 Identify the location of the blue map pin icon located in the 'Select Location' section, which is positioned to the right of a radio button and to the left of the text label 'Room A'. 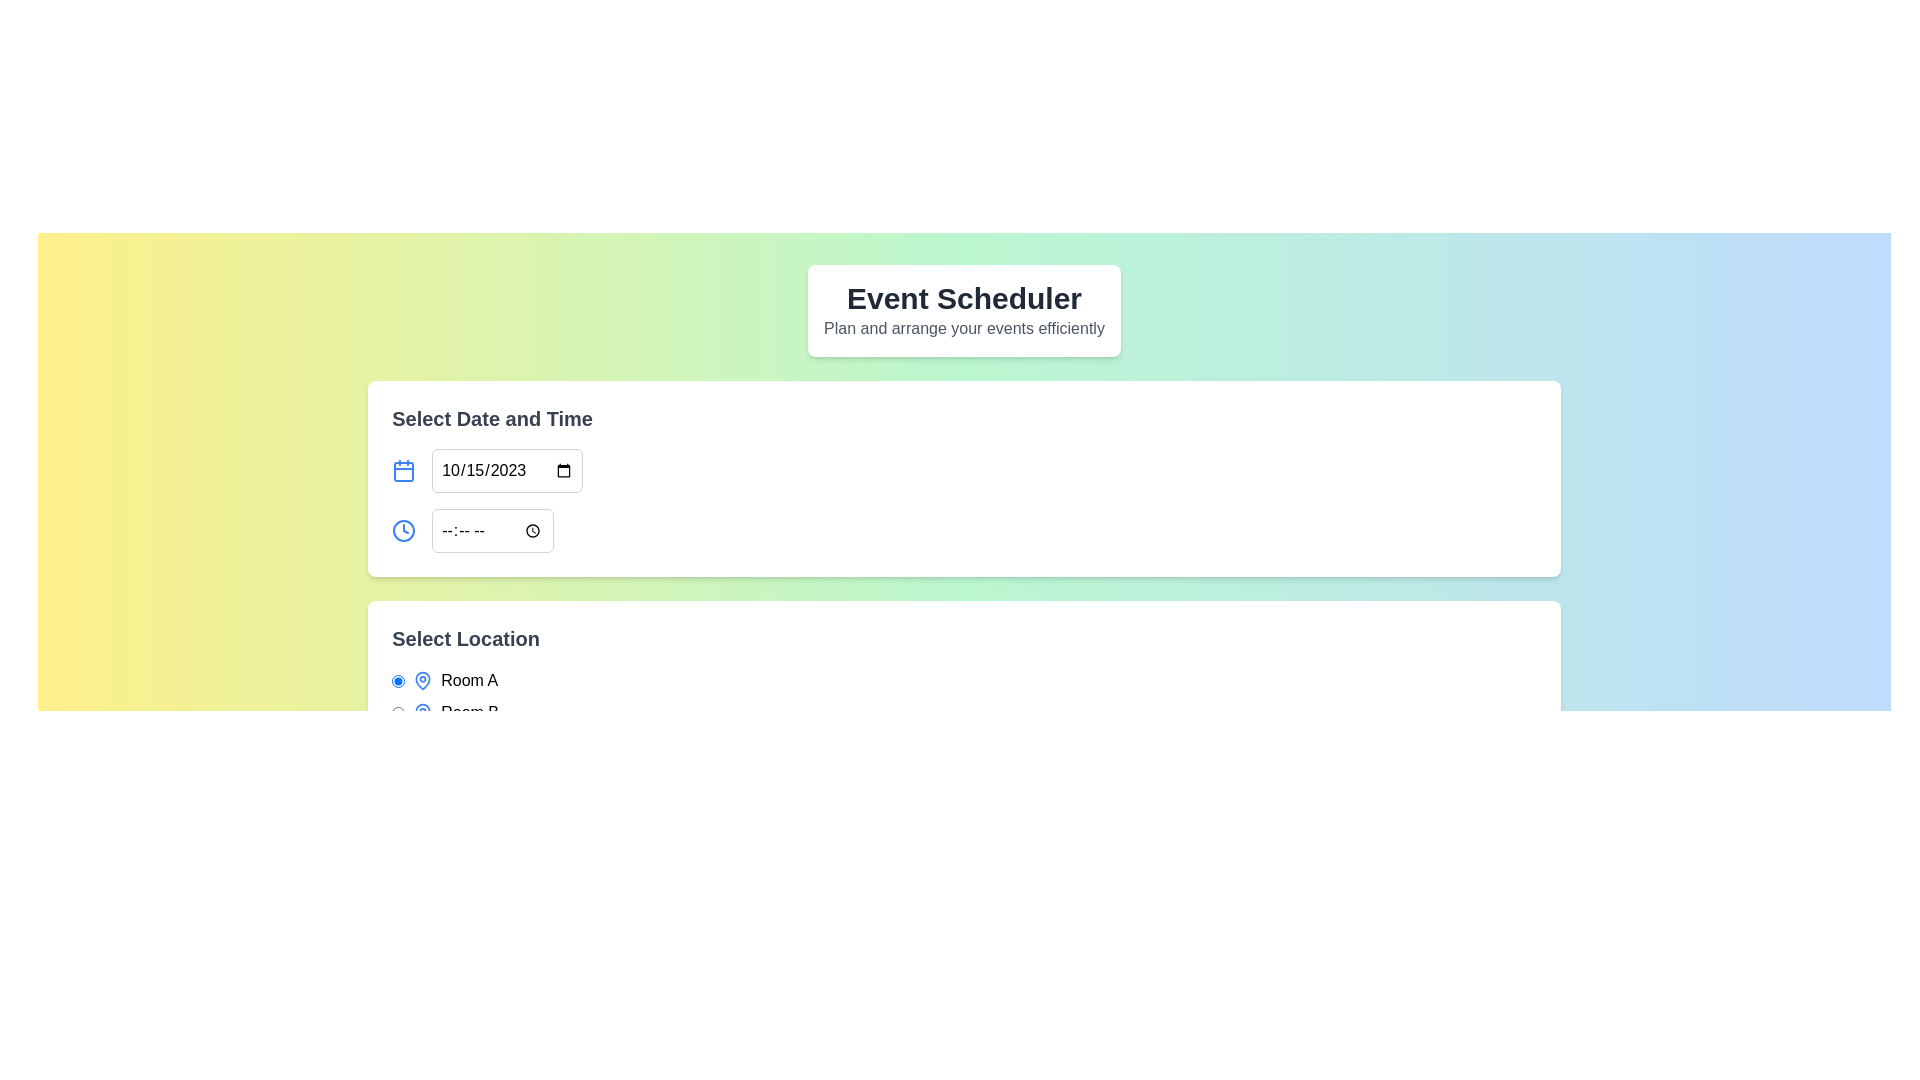
(422, 680).